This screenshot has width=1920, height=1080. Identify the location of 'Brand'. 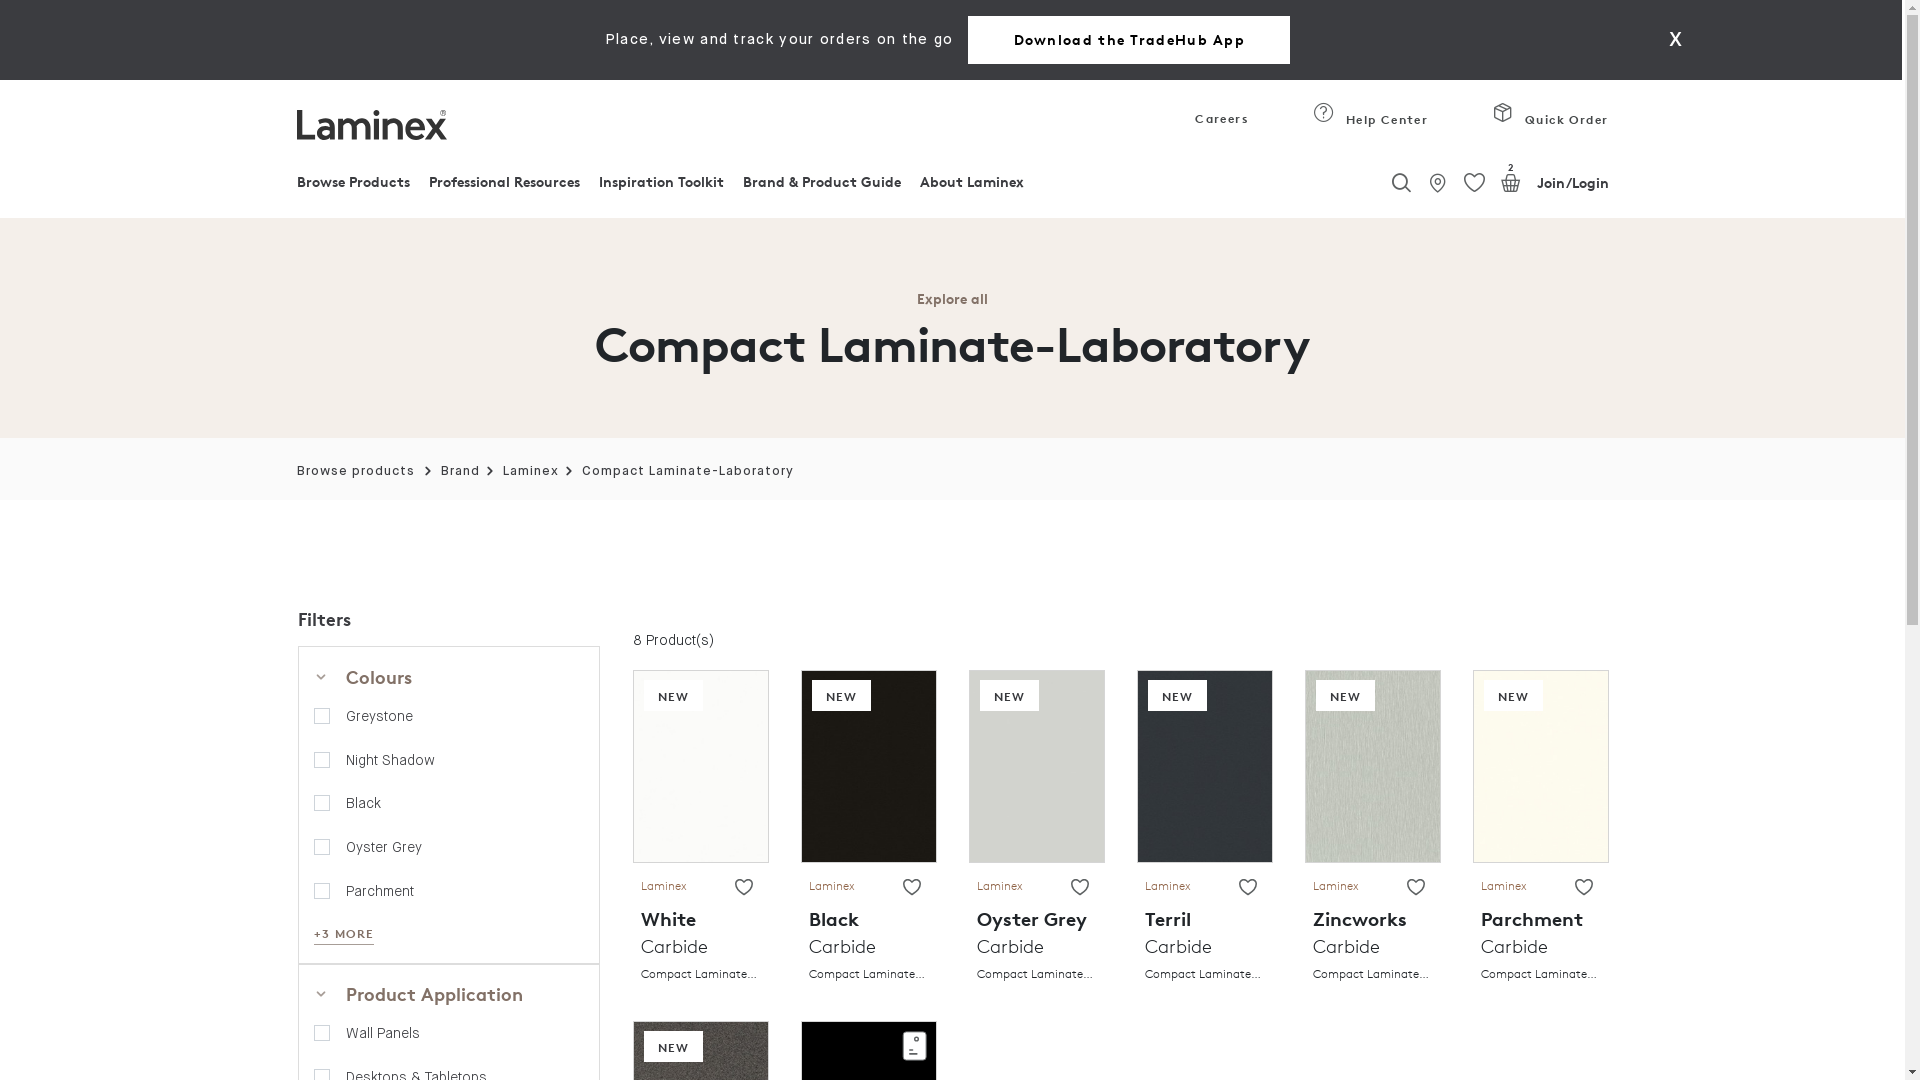
(459, 471).